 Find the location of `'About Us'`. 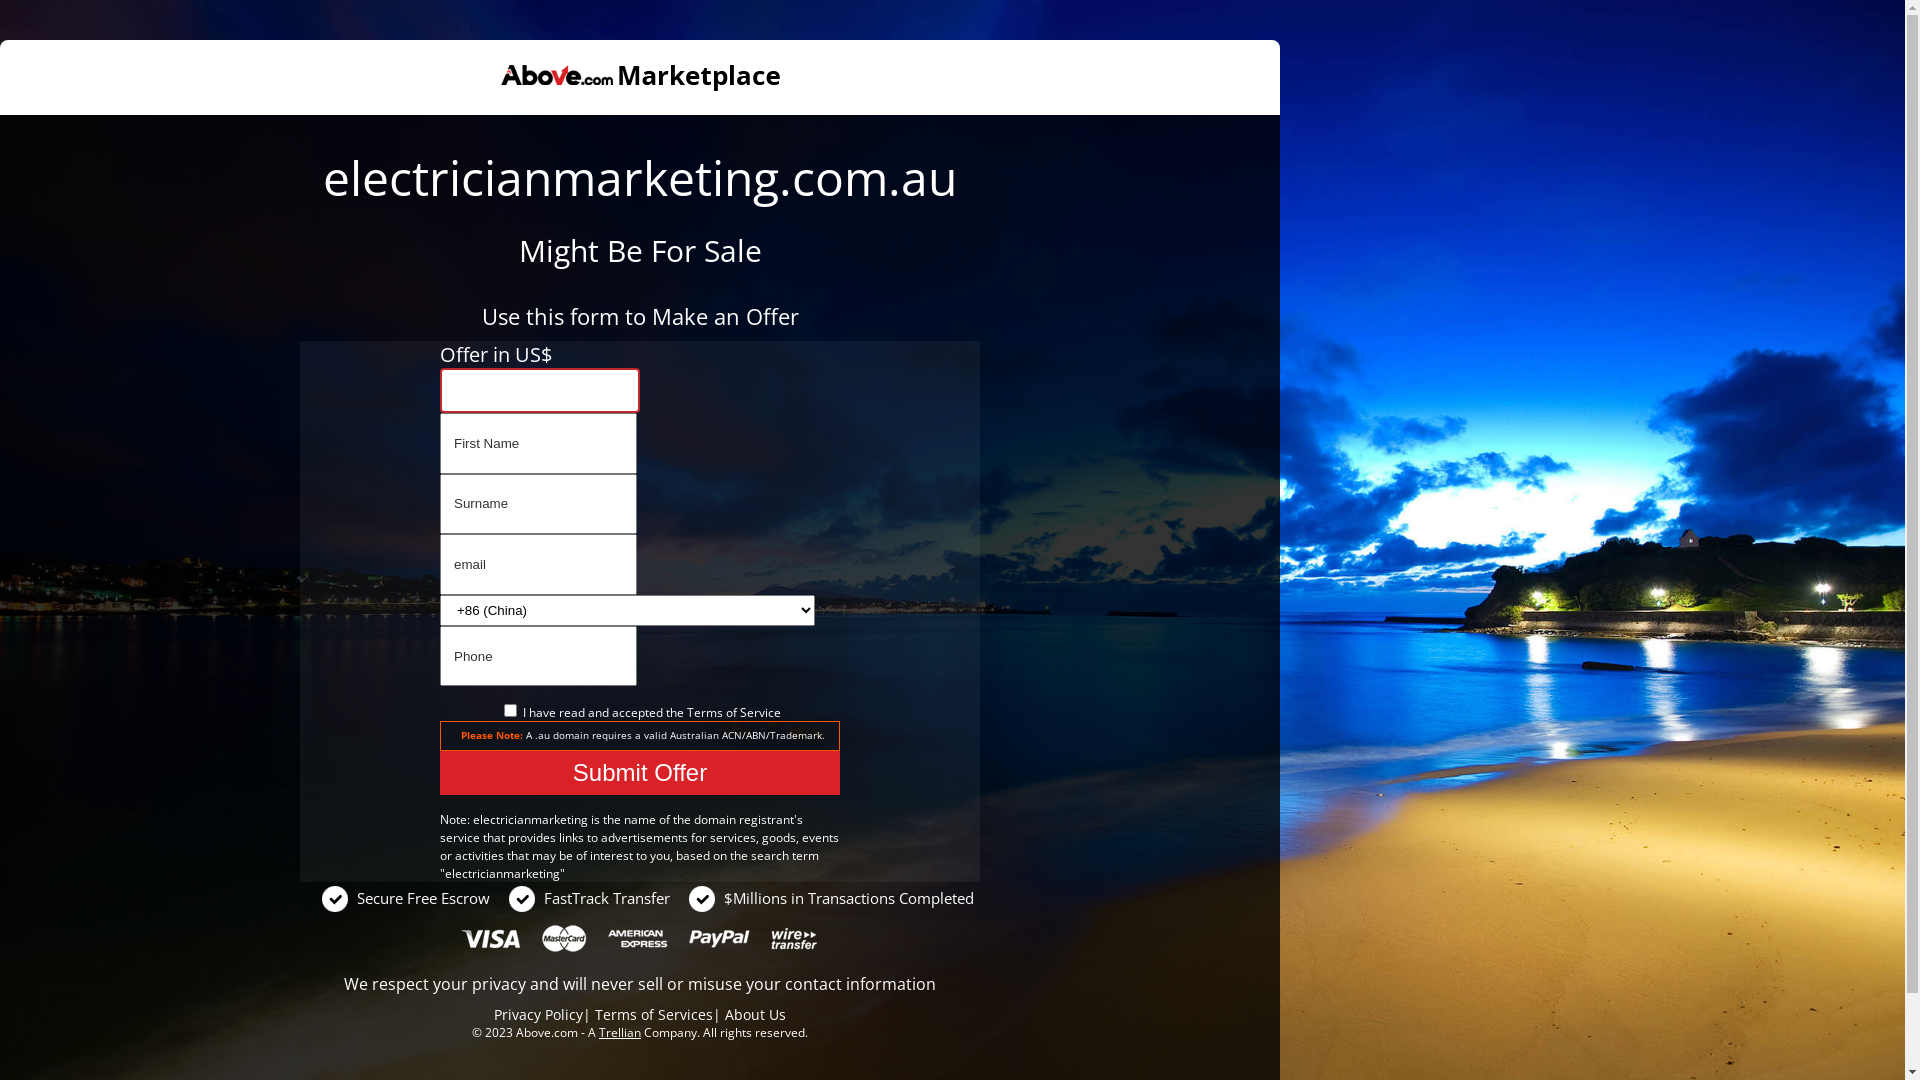

'About Us' is located at coordinates (754, 1014).